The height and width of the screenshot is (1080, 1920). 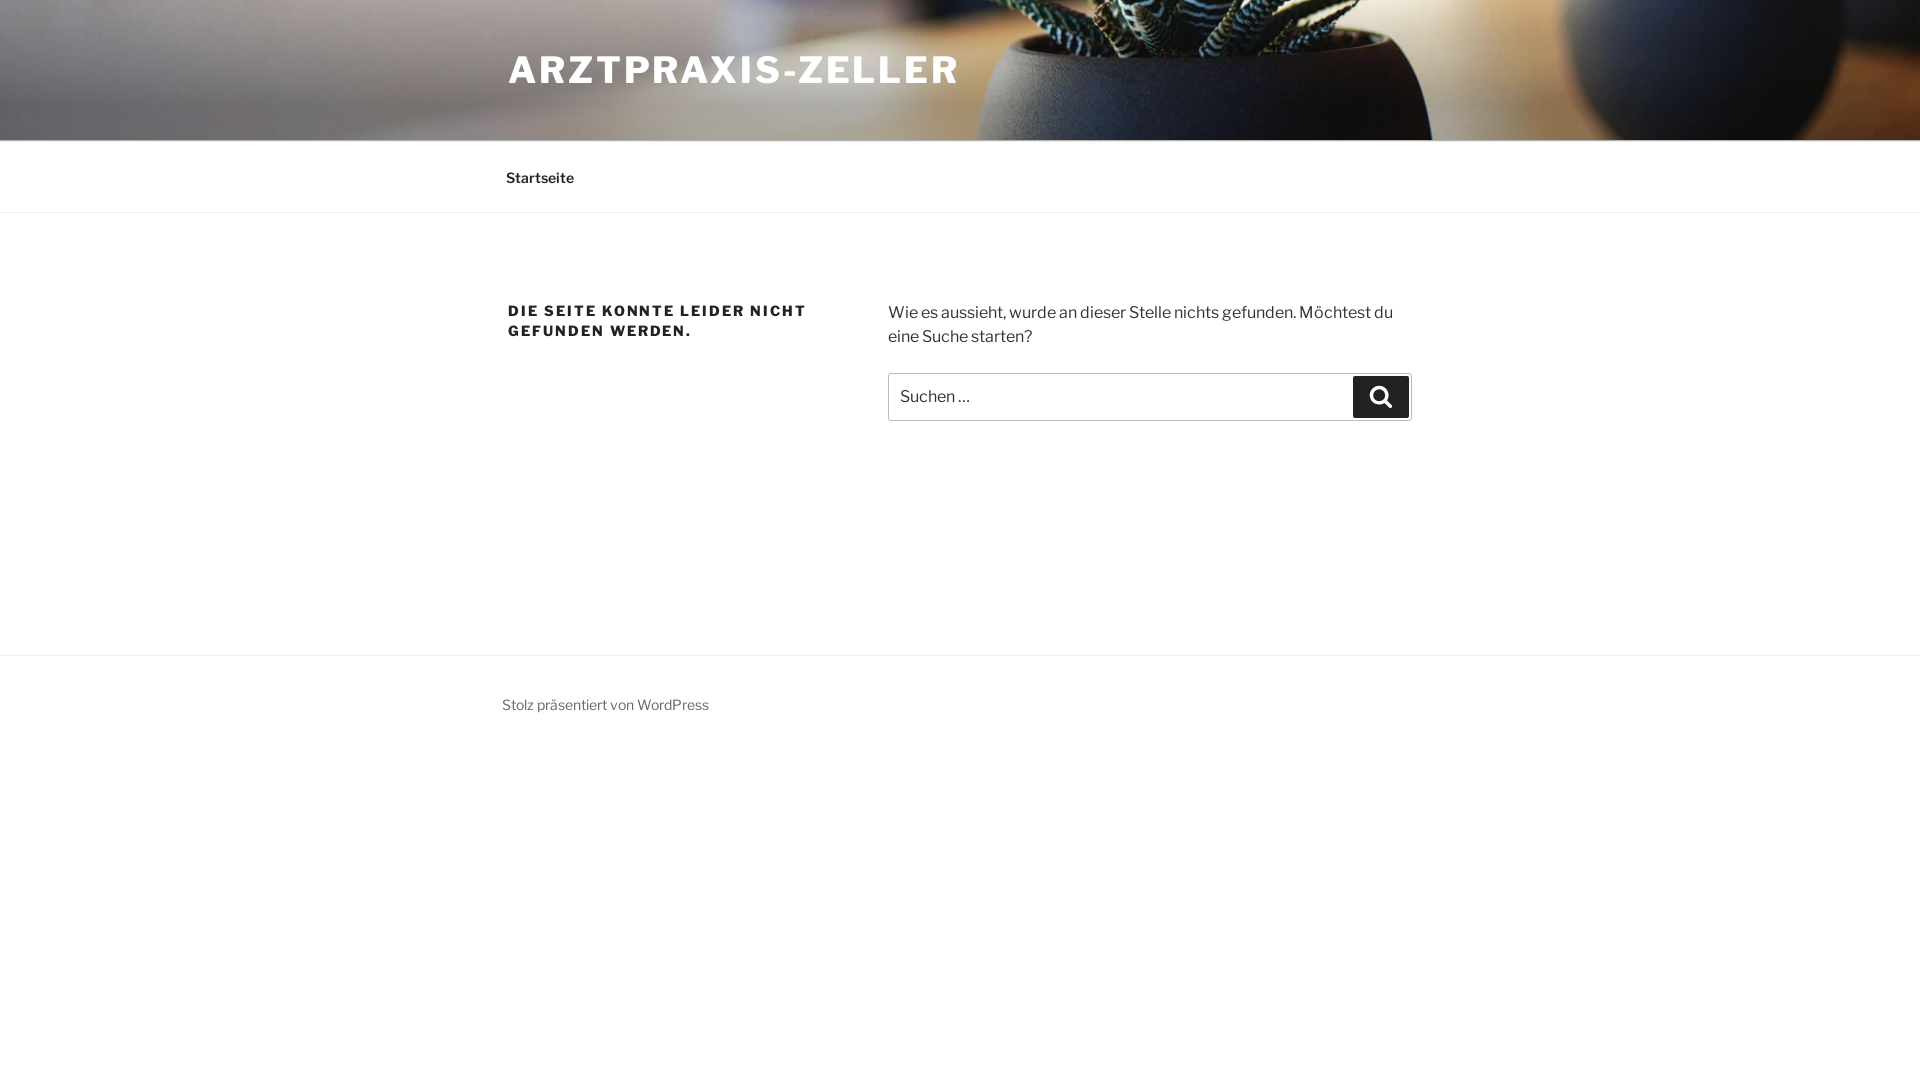 I want to click on 'Suchen', so click(x=1353, y=397).